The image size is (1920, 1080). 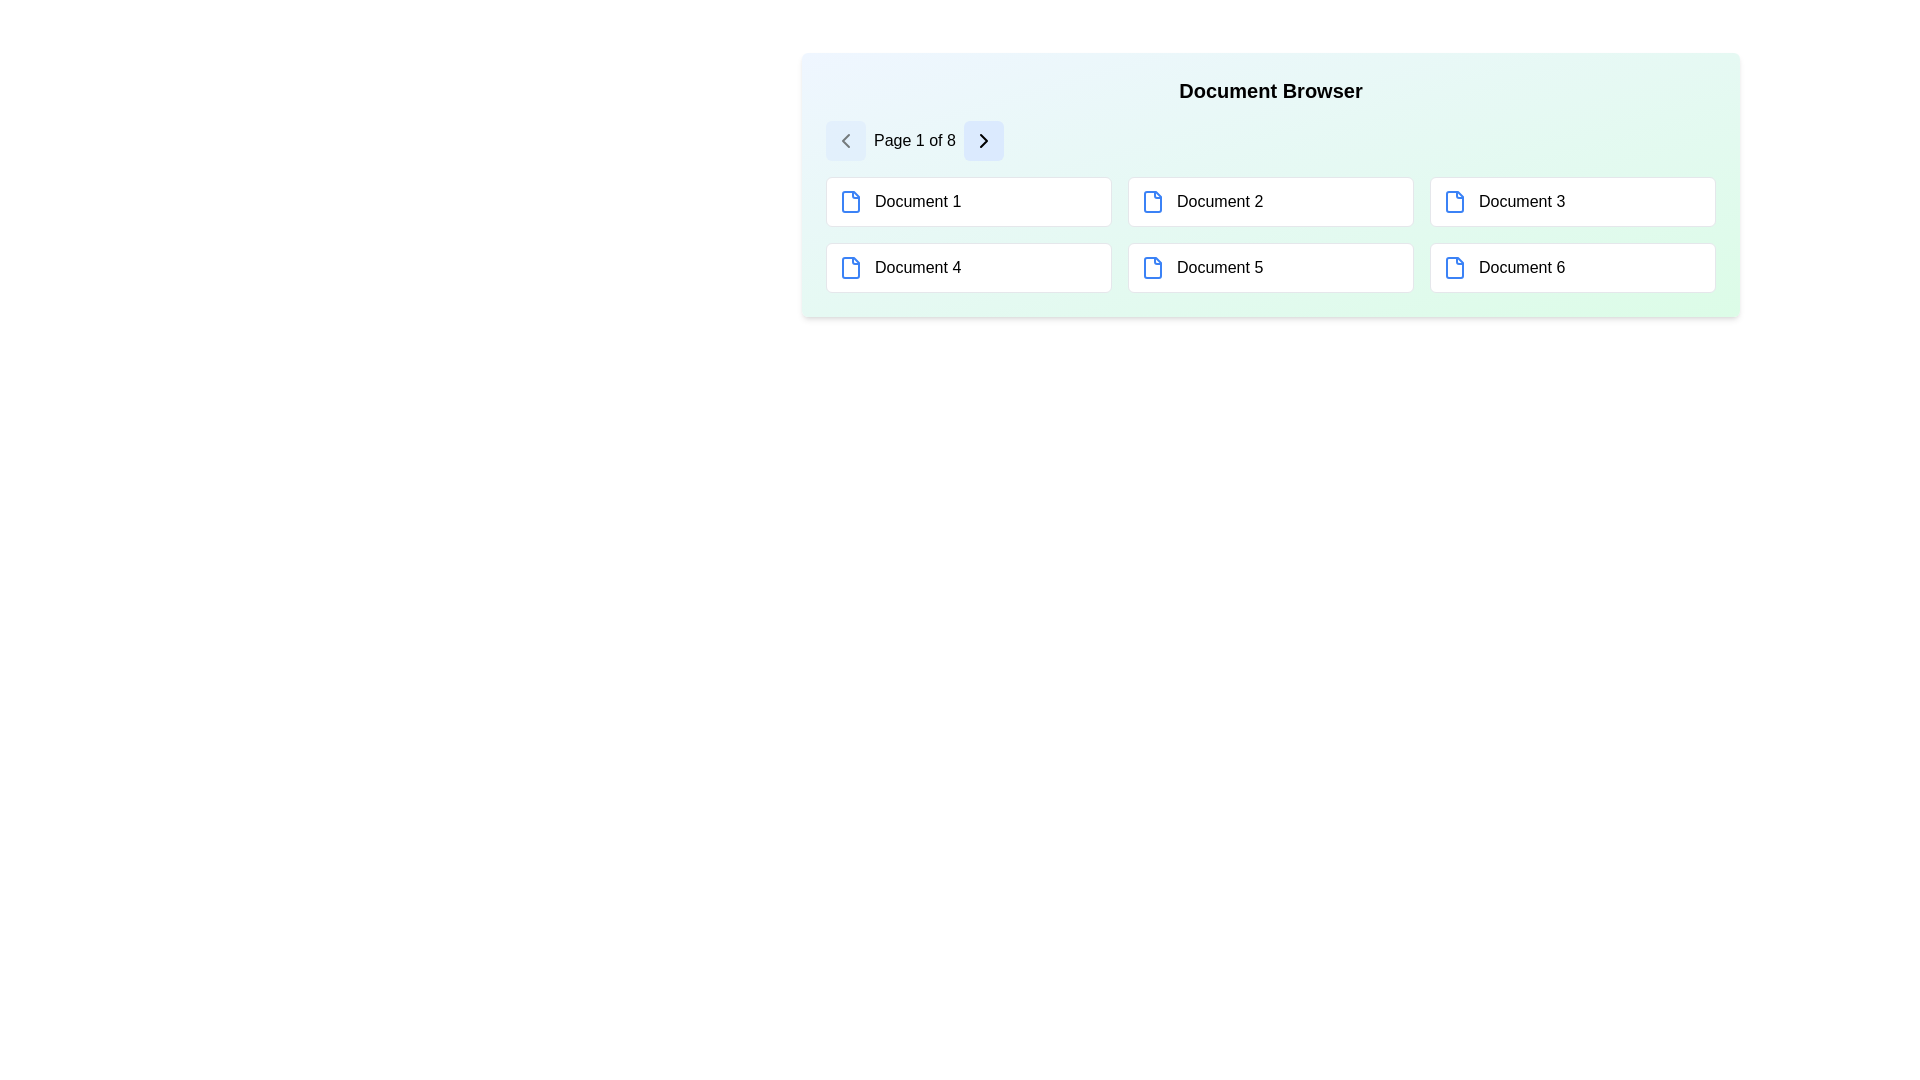 I want to click on the icon representing 'Document 5', so click(x=1152, y=266).